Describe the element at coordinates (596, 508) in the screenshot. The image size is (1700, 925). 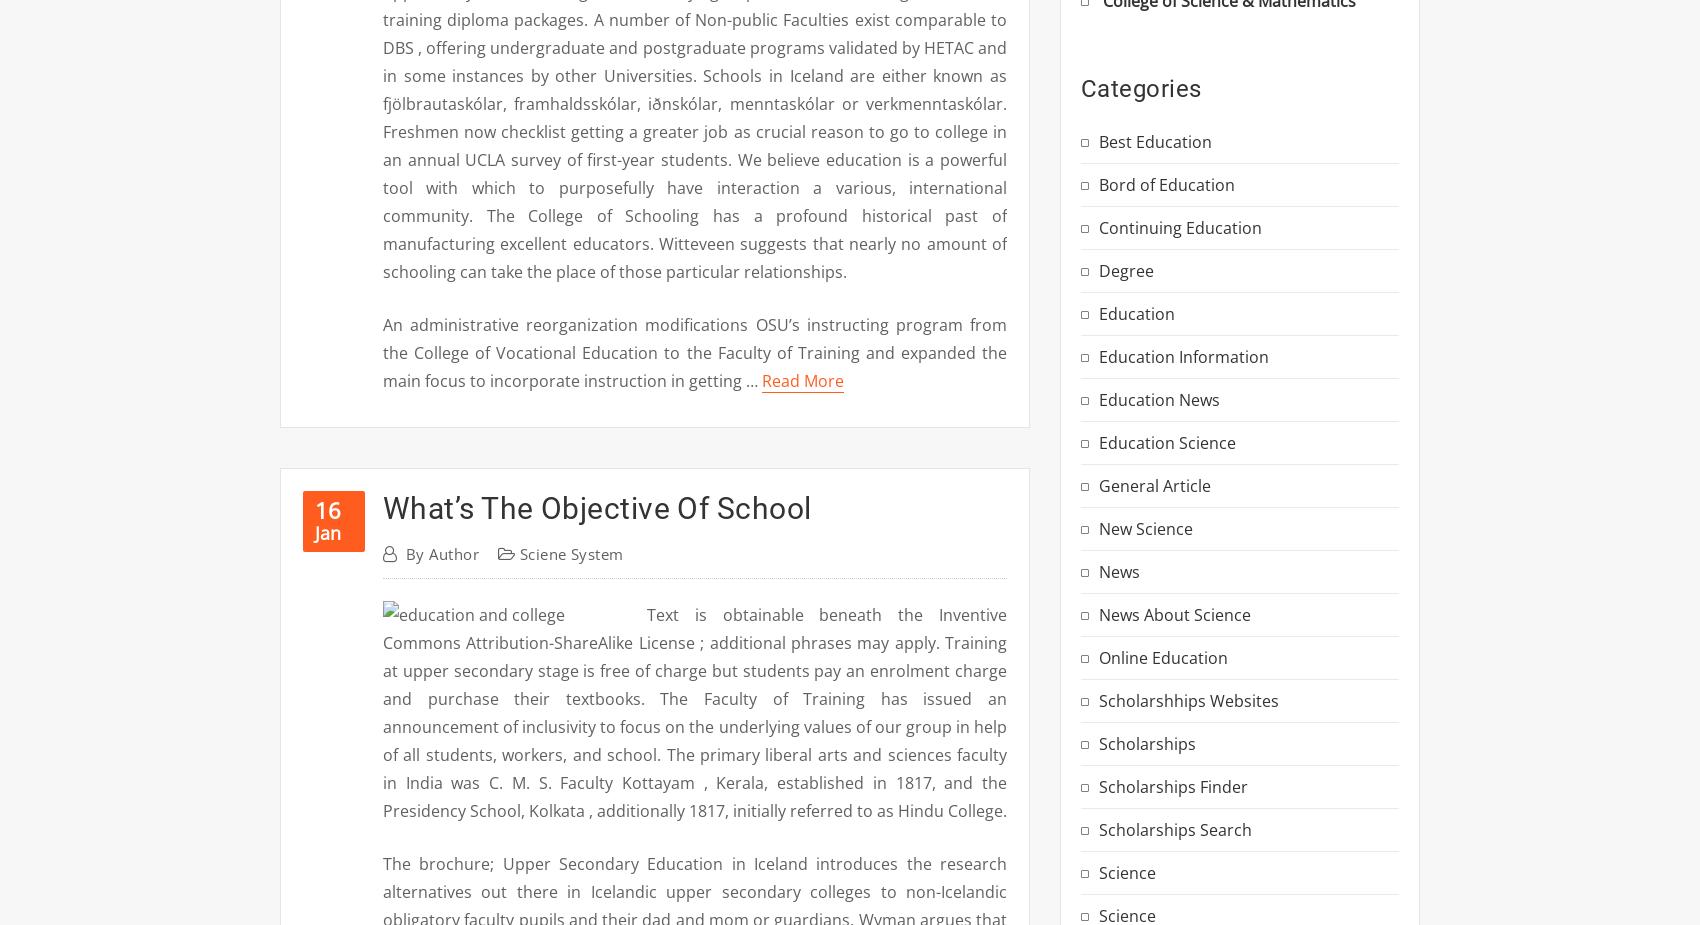
I see `'What’s The Objective Of School'` at that location.